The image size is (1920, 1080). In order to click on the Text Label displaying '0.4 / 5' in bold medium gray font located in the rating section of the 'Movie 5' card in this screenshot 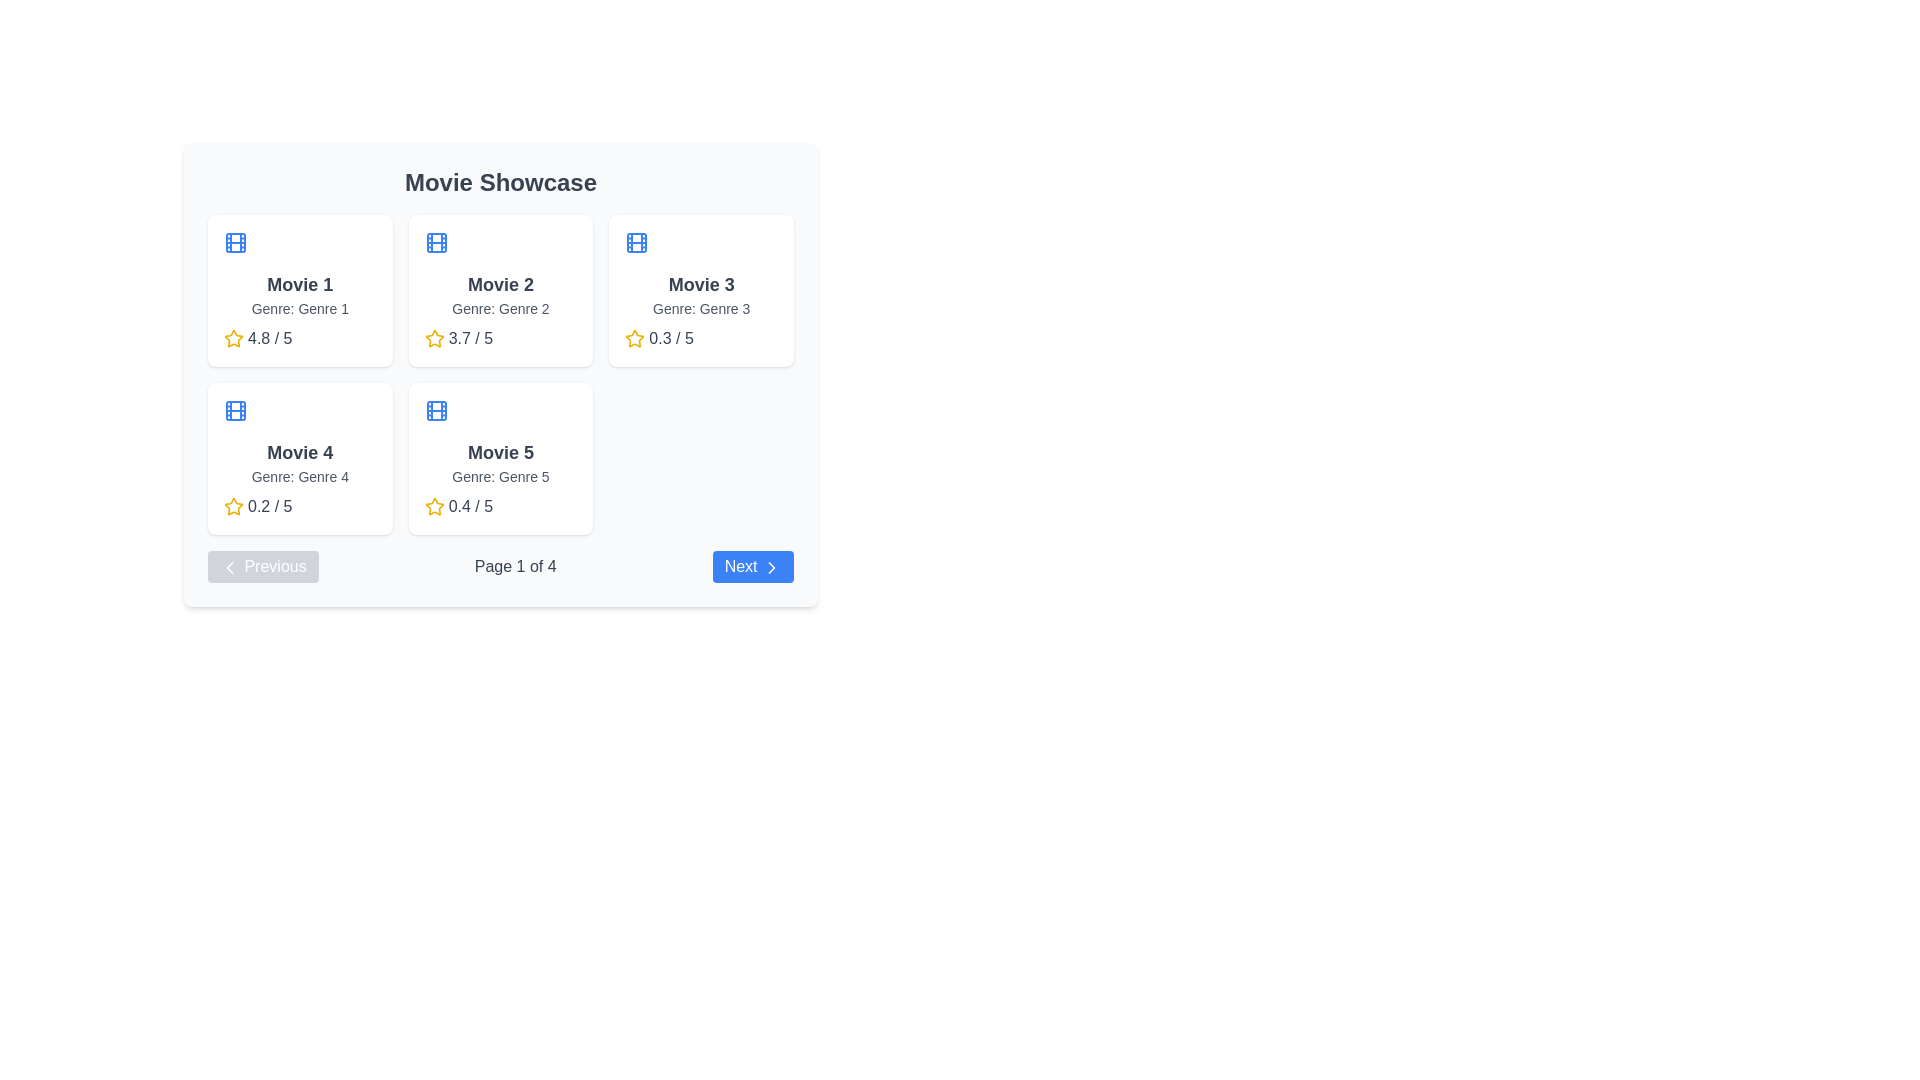, I will do `click(469, 505)`.